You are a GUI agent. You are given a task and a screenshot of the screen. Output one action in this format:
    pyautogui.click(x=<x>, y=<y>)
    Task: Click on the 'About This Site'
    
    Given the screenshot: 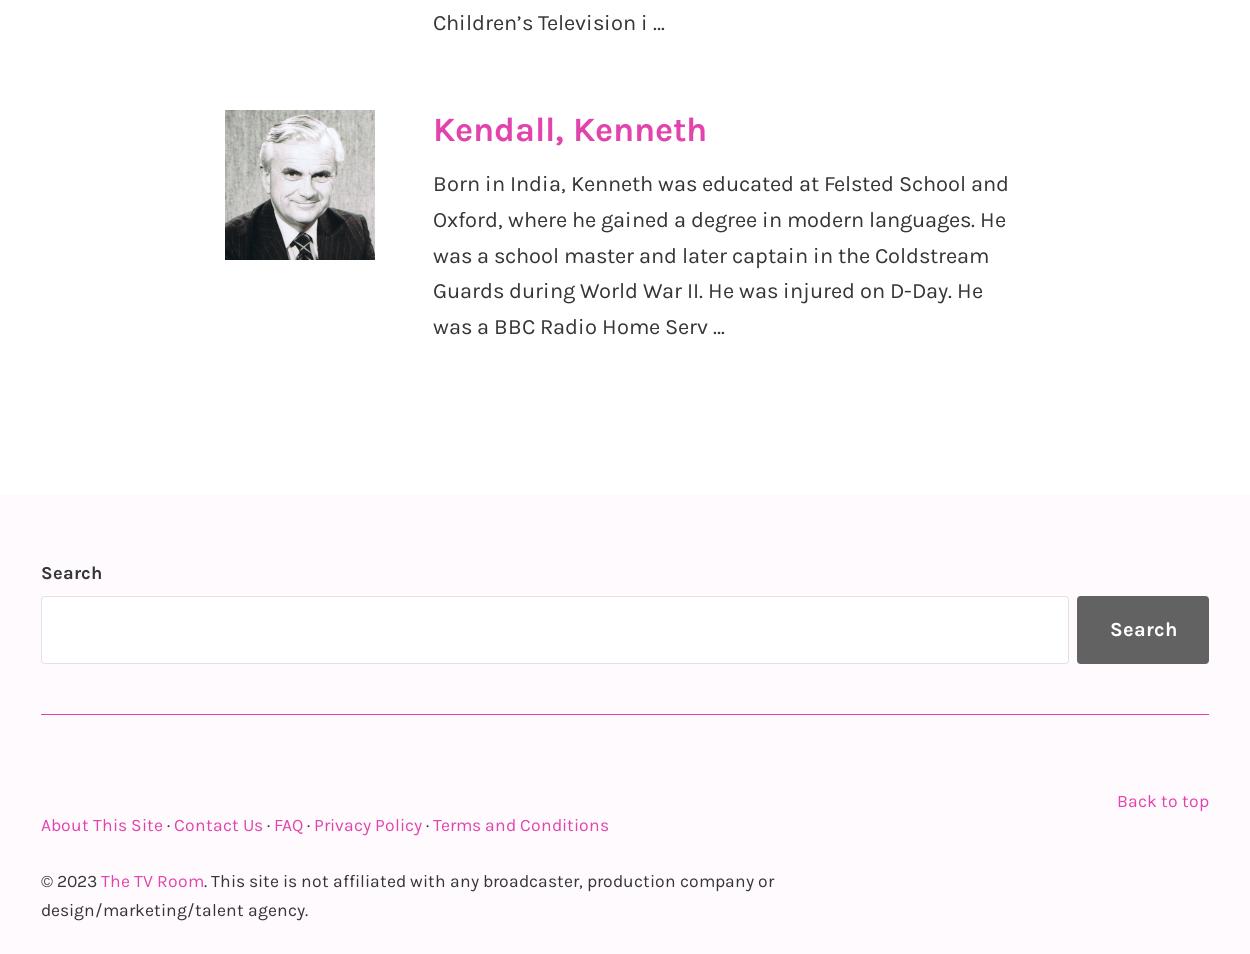 What is the action you would take?
    pyautogui.click(x=101, y=823)
    